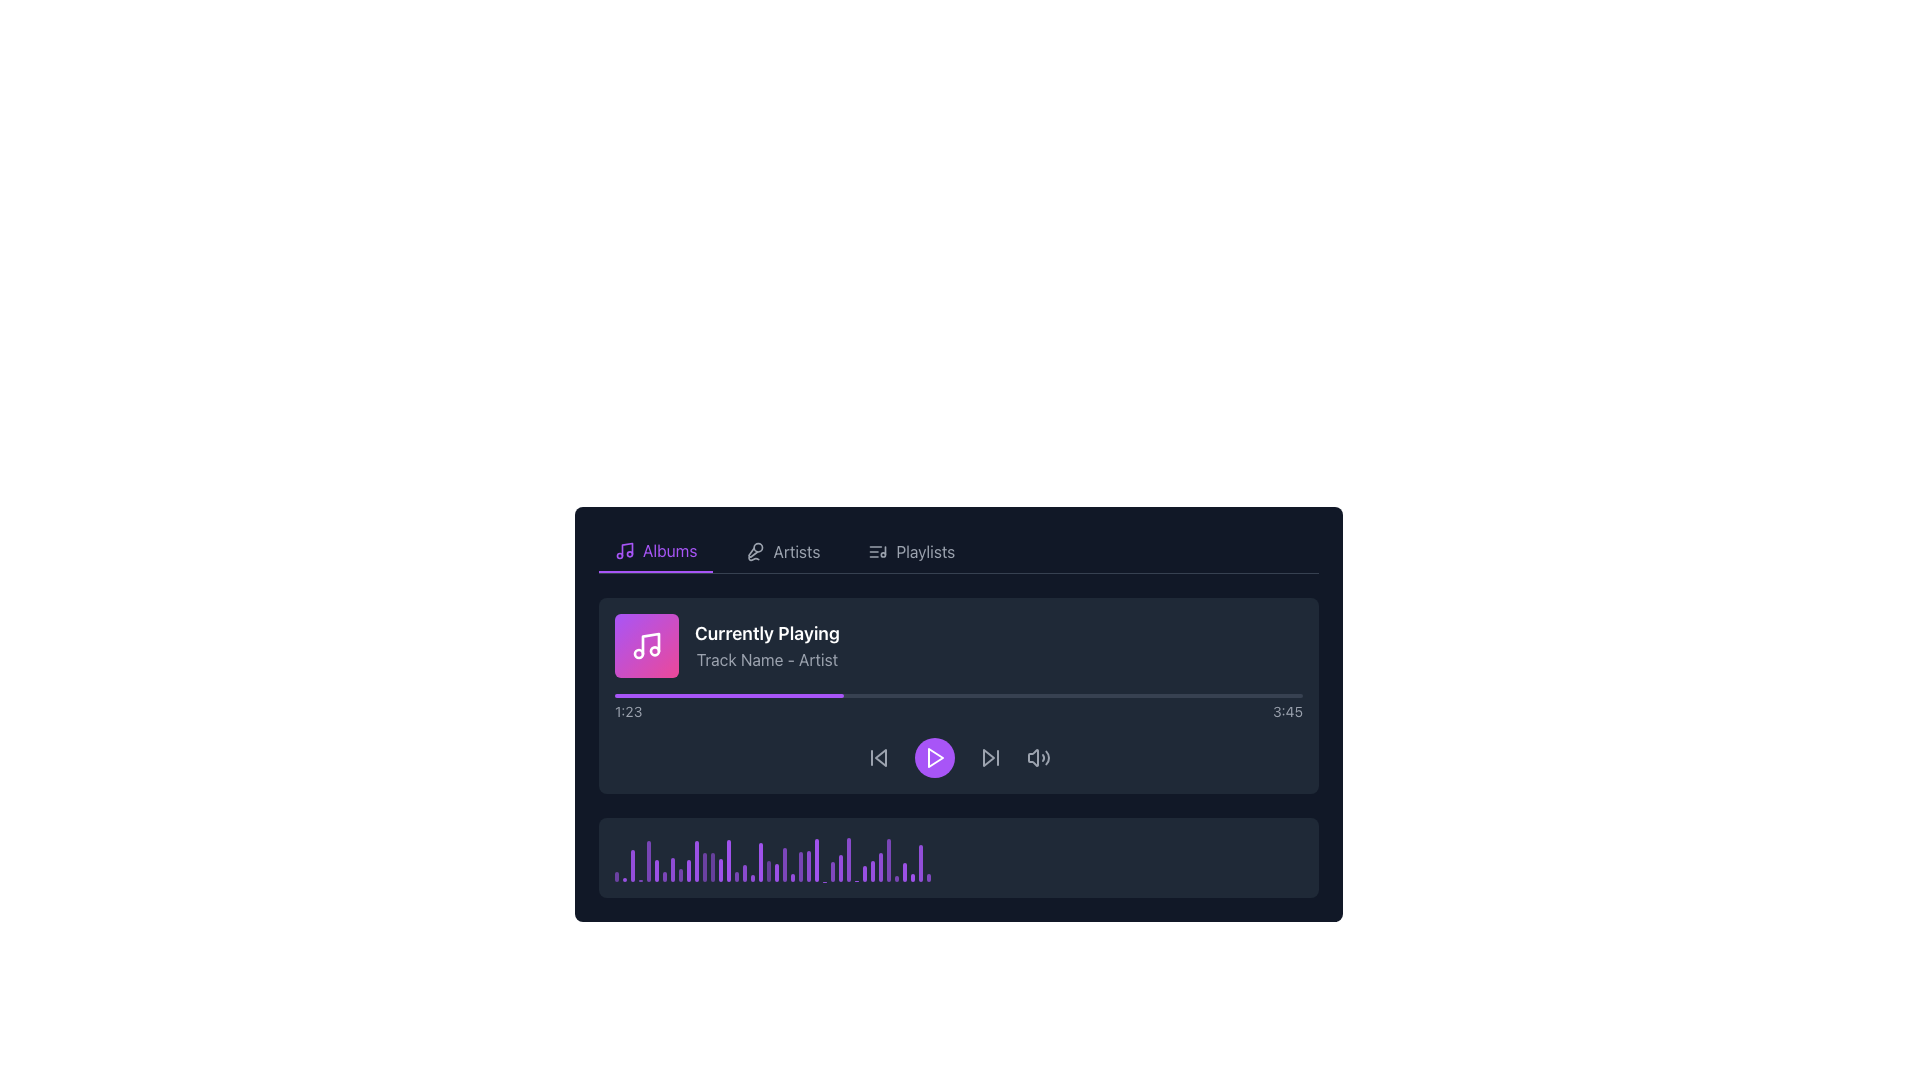 The width and height of the screenshot is (1920, 1080). What do you see at coordinates (873, 870) in the screenshot?
I see `the graphical bar representing the data point within the bar chart, located towards the right end of the sequence of bars` at bounding box center [873, 870].